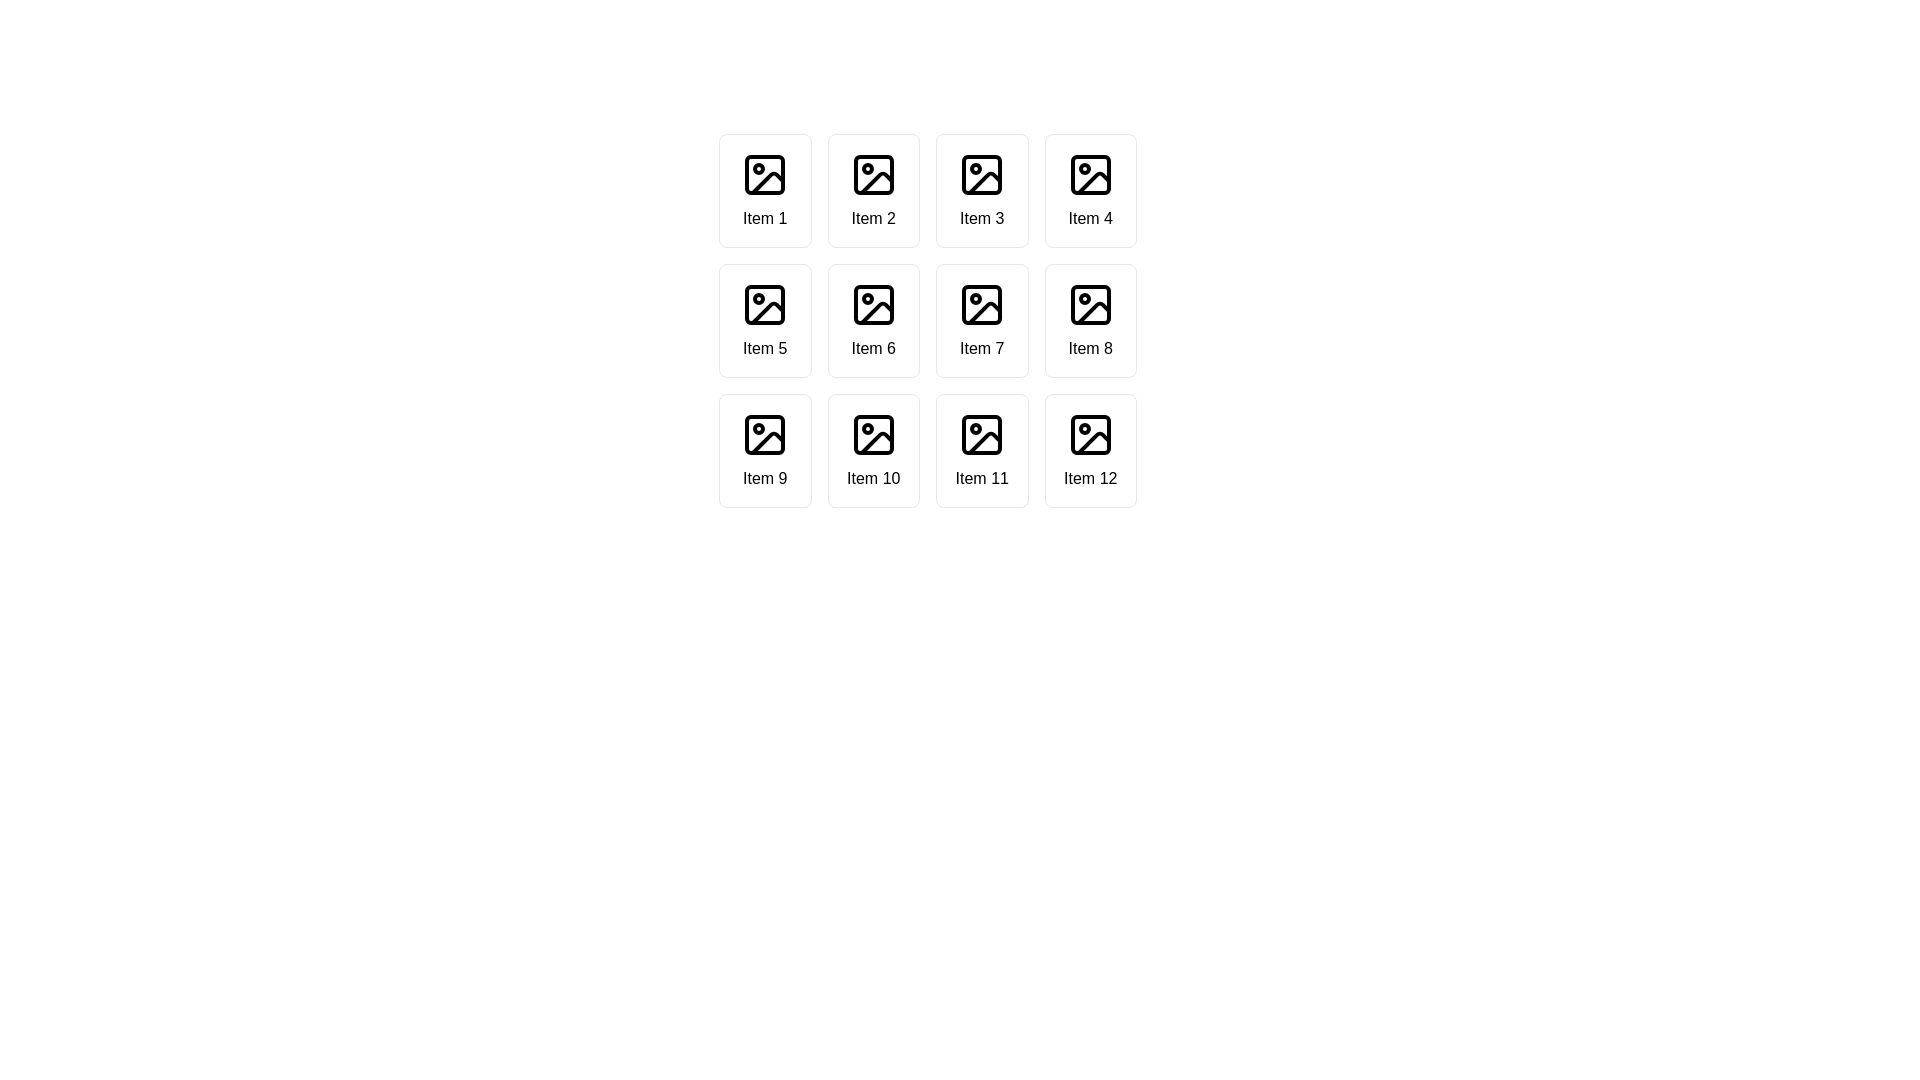 This screenshot has width=1920, height=1080. Describe the element at coordinates (982, 434) in the screenshot. I see `the rectangular graphical background of the eleventh icon in the grid layout, which contains a circle and a diagonal line` at that location.